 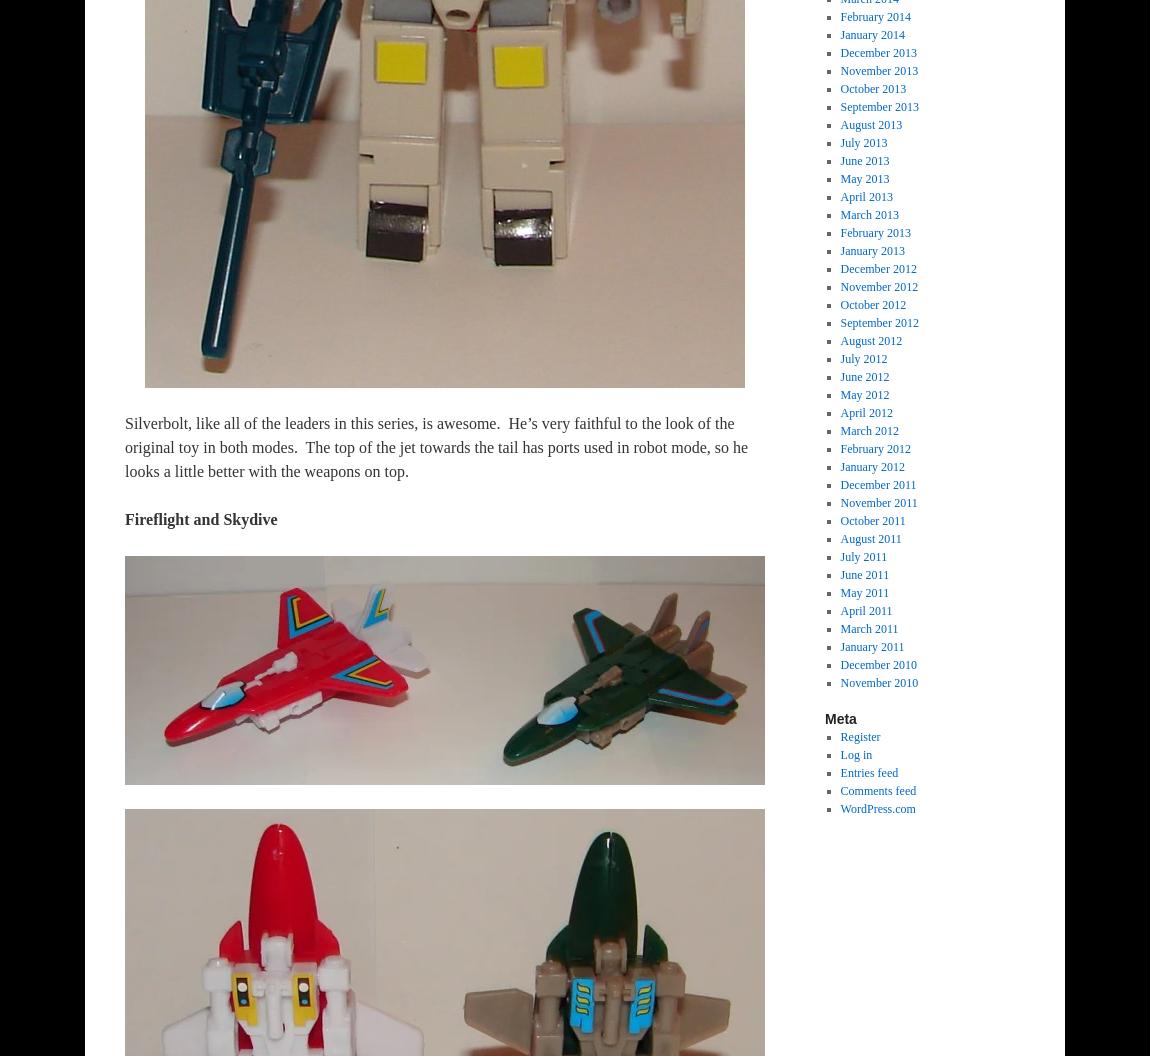 What do you see at coordinates (869, 771) in the screenshot?
I see `'Entries feed'` at bounding box center [869, 771].